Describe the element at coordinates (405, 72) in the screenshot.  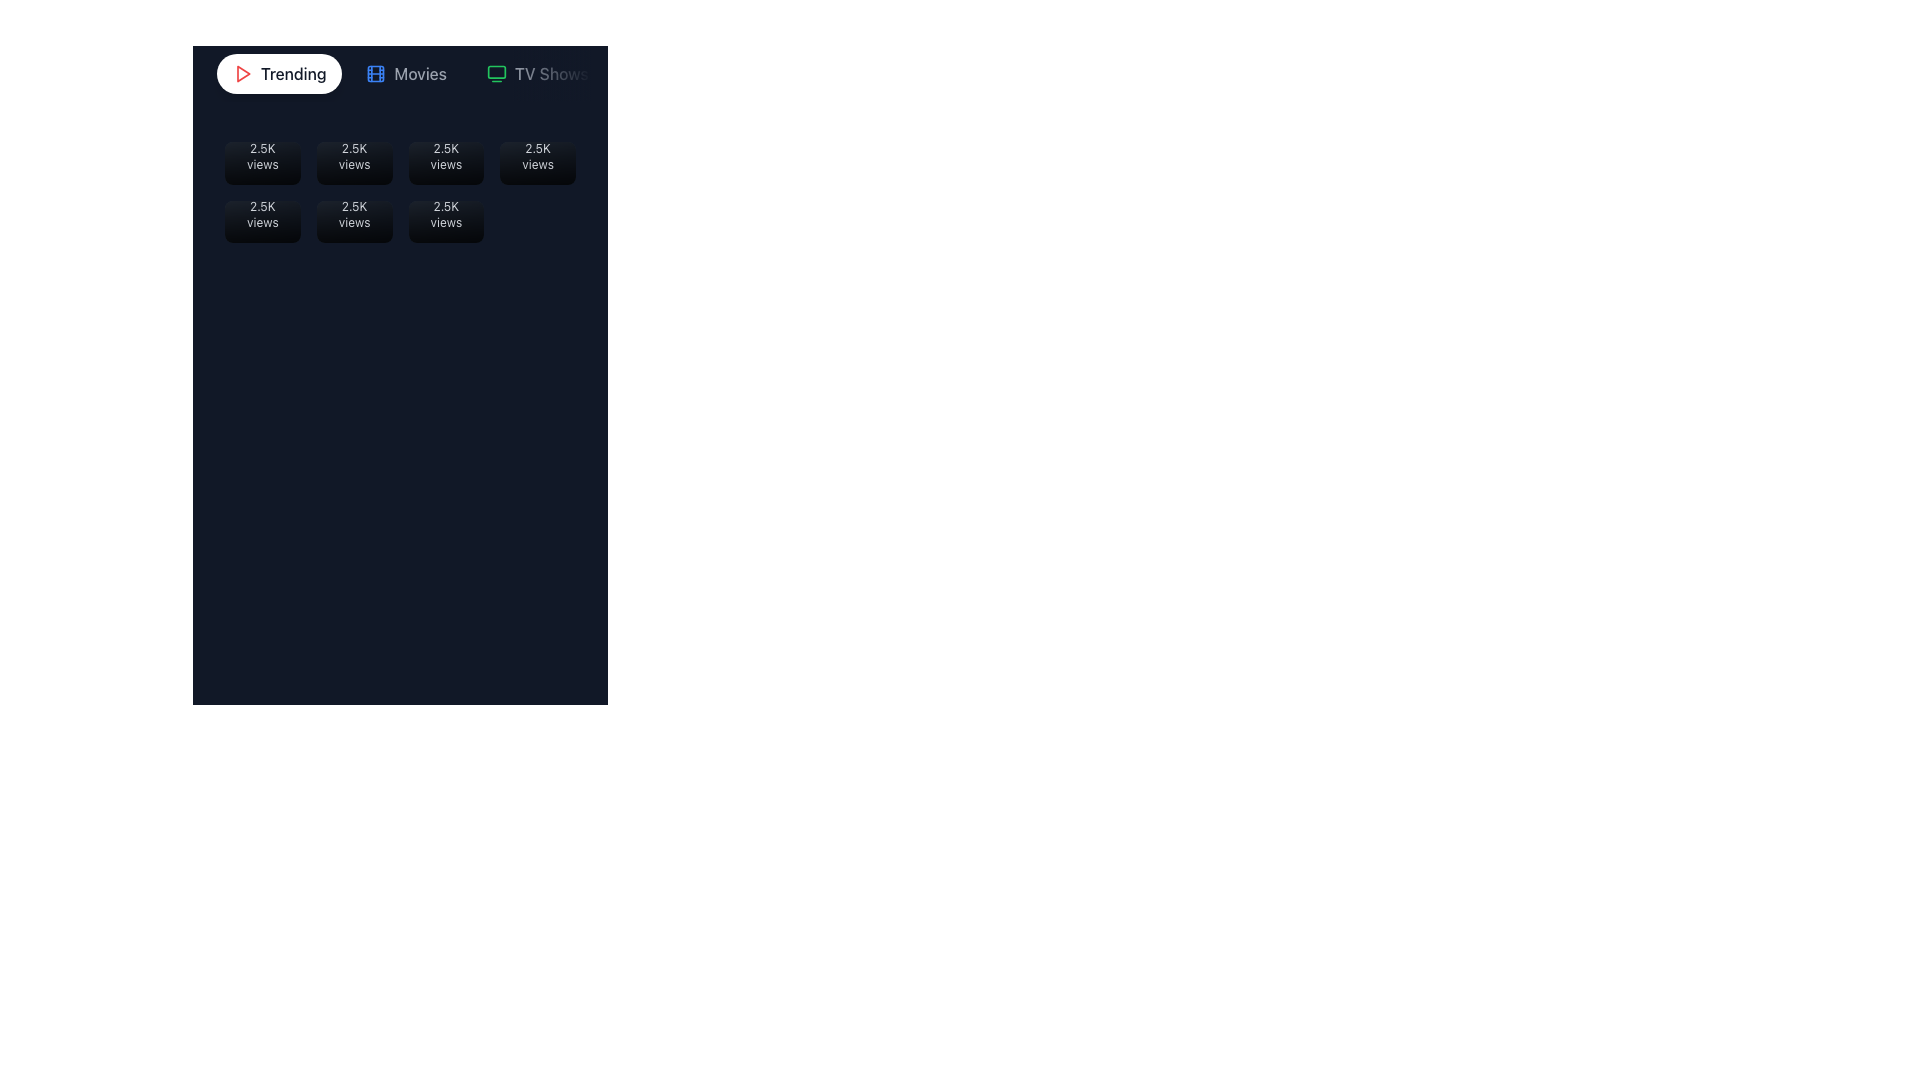
I see `the navigation button for movies located between the 'Trending' and 'TV Shows' buttons to trigger the hover effect` at that location.